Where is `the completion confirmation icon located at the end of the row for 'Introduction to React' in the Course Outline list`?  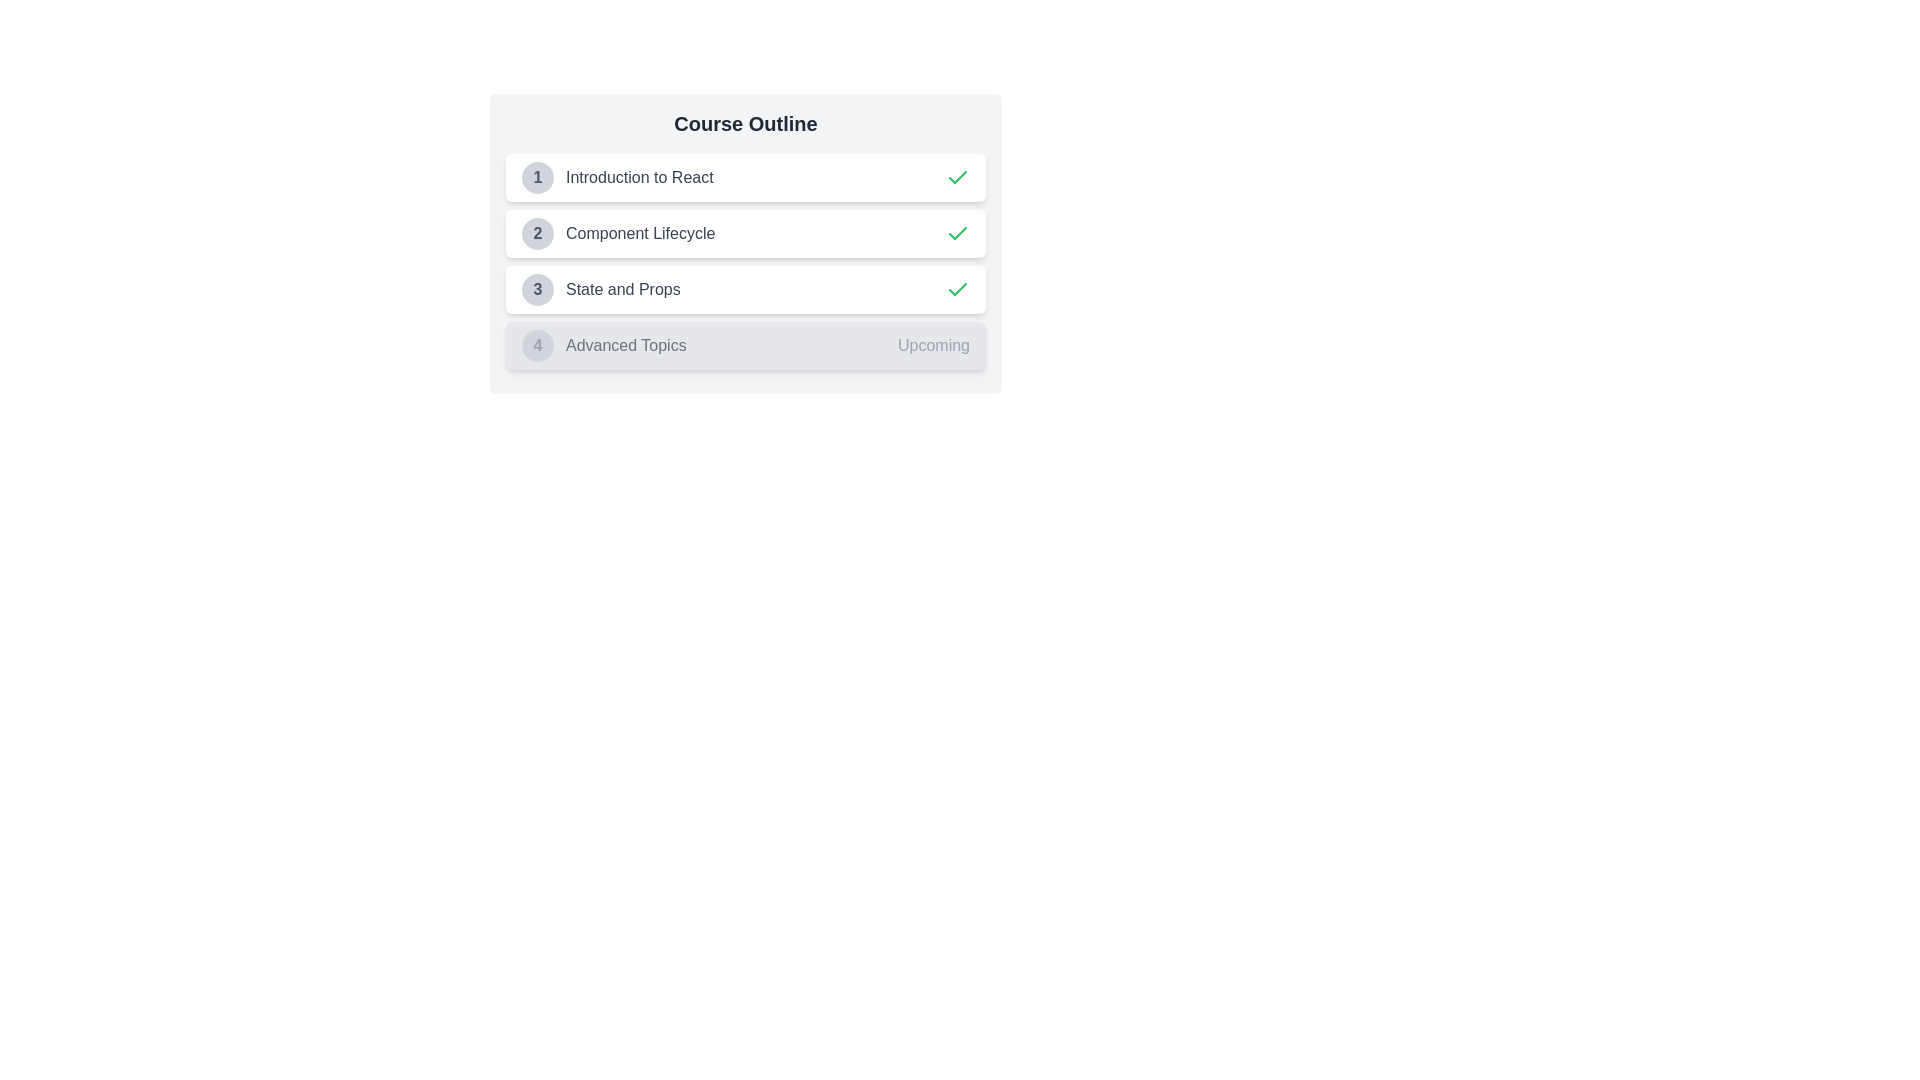
the completion confirmation icon located at the end of the row for 'Introduction to React' in the Course Outline list is located at coordinates (957, 176).